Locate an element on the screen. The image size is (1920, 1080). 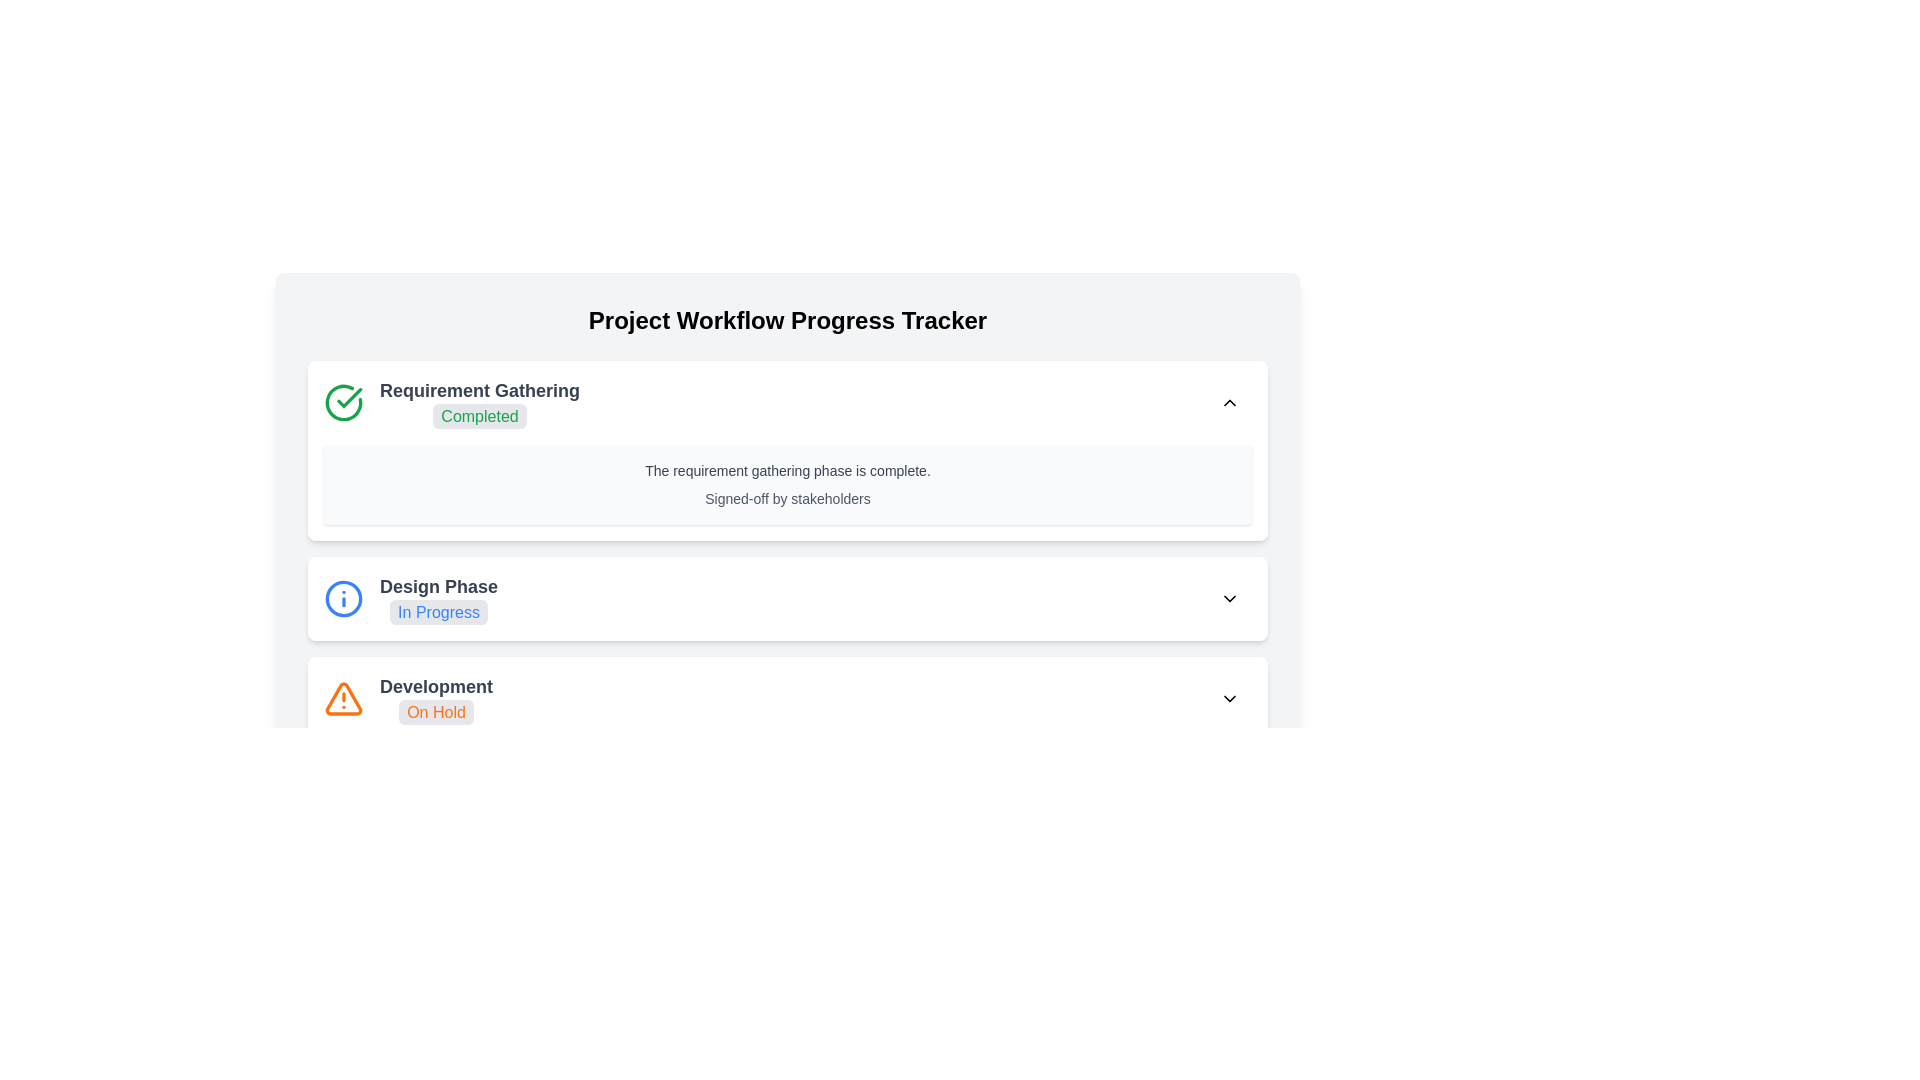
the Interactive toggle button located at the far right end of the 'Requirement Gathering' section header, next to the 'Completed' status badge is located at coordinates (1228, 402).